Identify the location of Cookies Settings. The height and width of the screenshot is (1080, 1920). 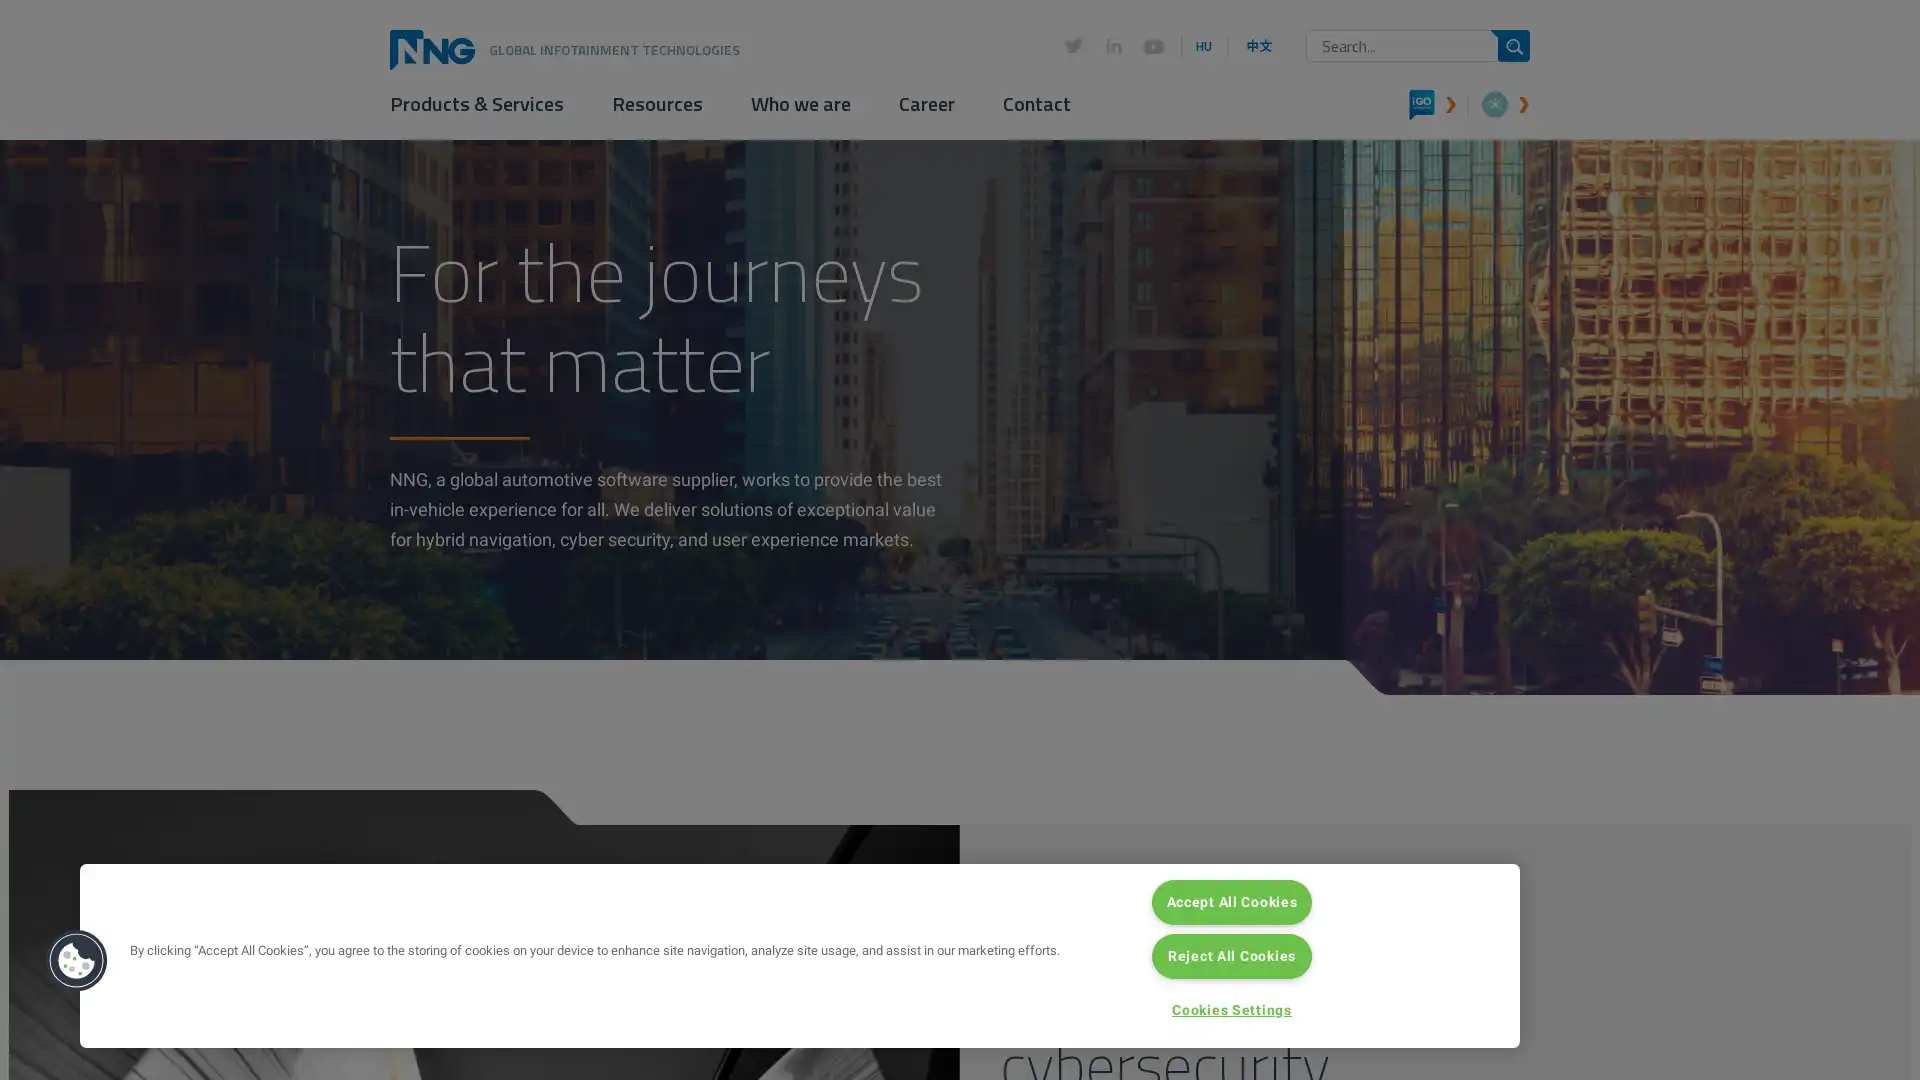
(1231, 1010).